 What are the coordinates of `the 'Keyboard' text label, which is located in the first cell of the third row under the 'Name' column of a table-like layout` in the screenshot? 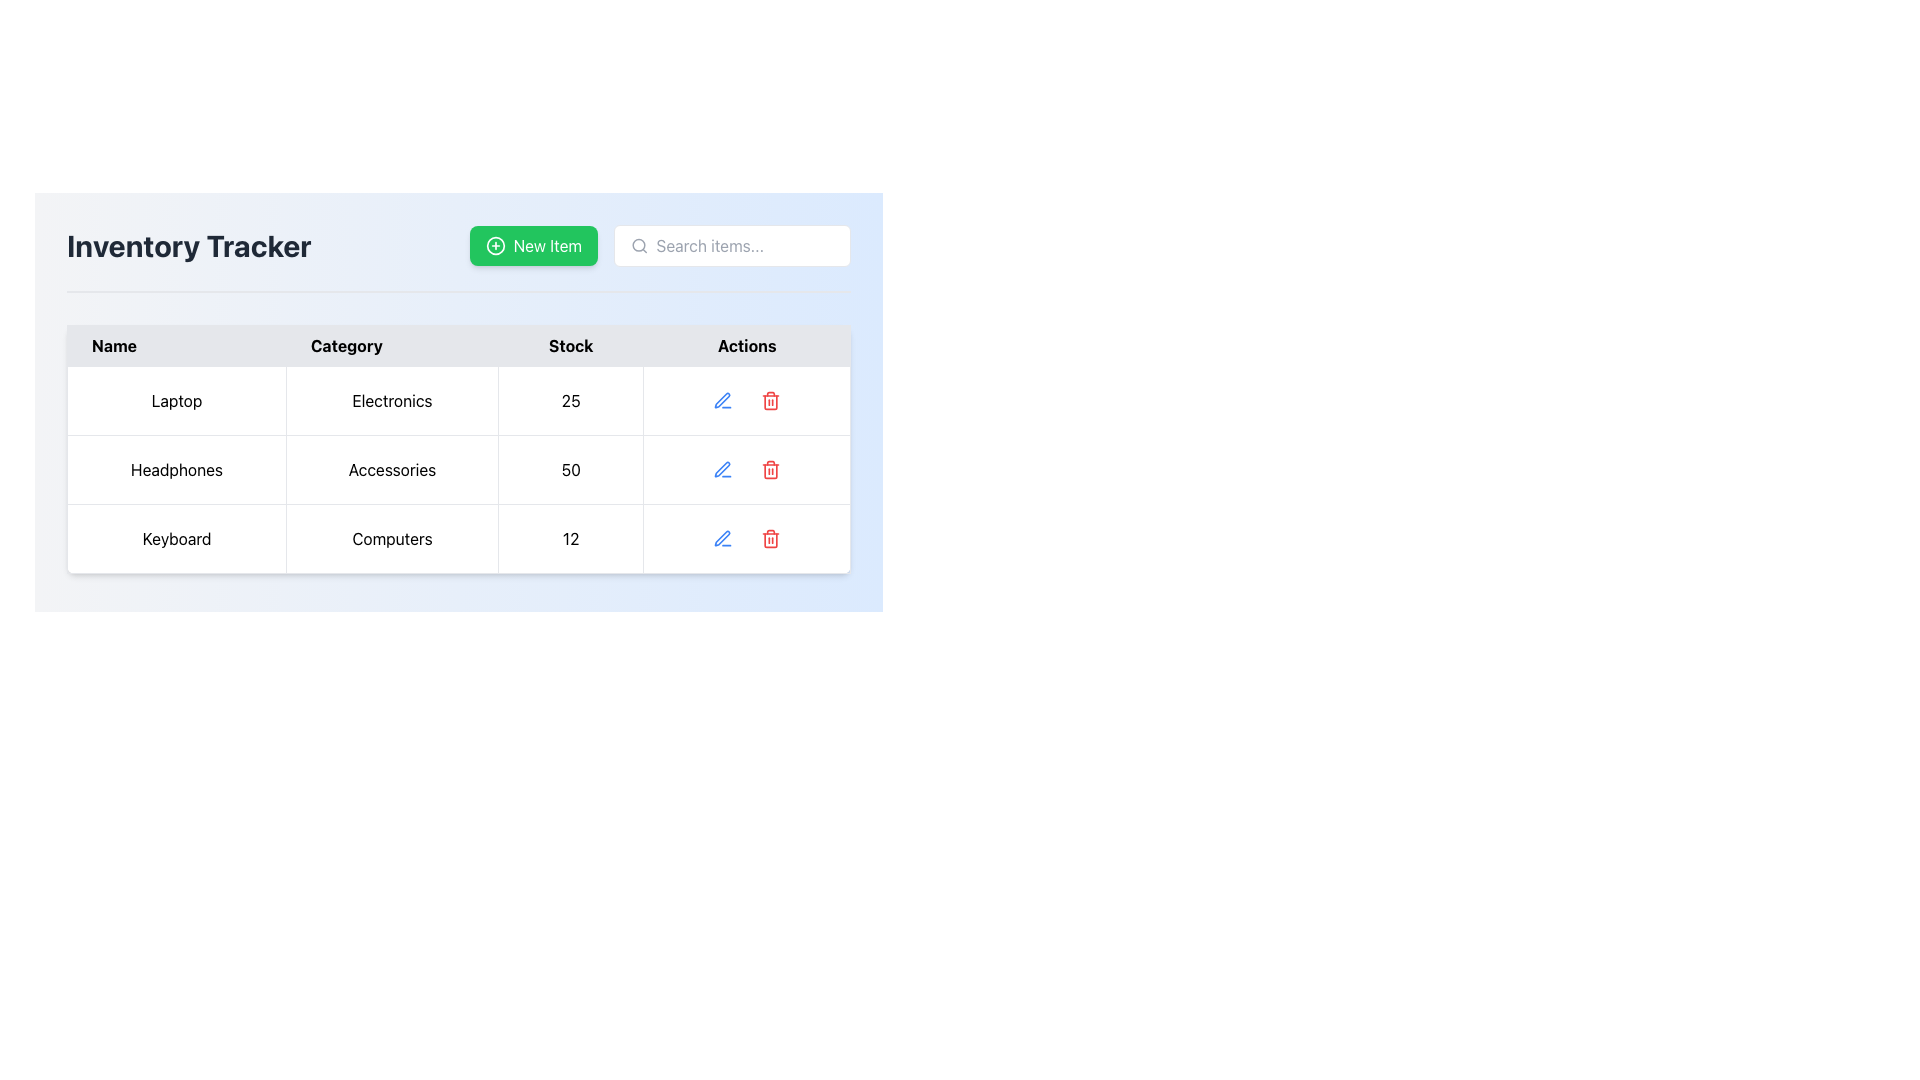 It's located at (177, 538).